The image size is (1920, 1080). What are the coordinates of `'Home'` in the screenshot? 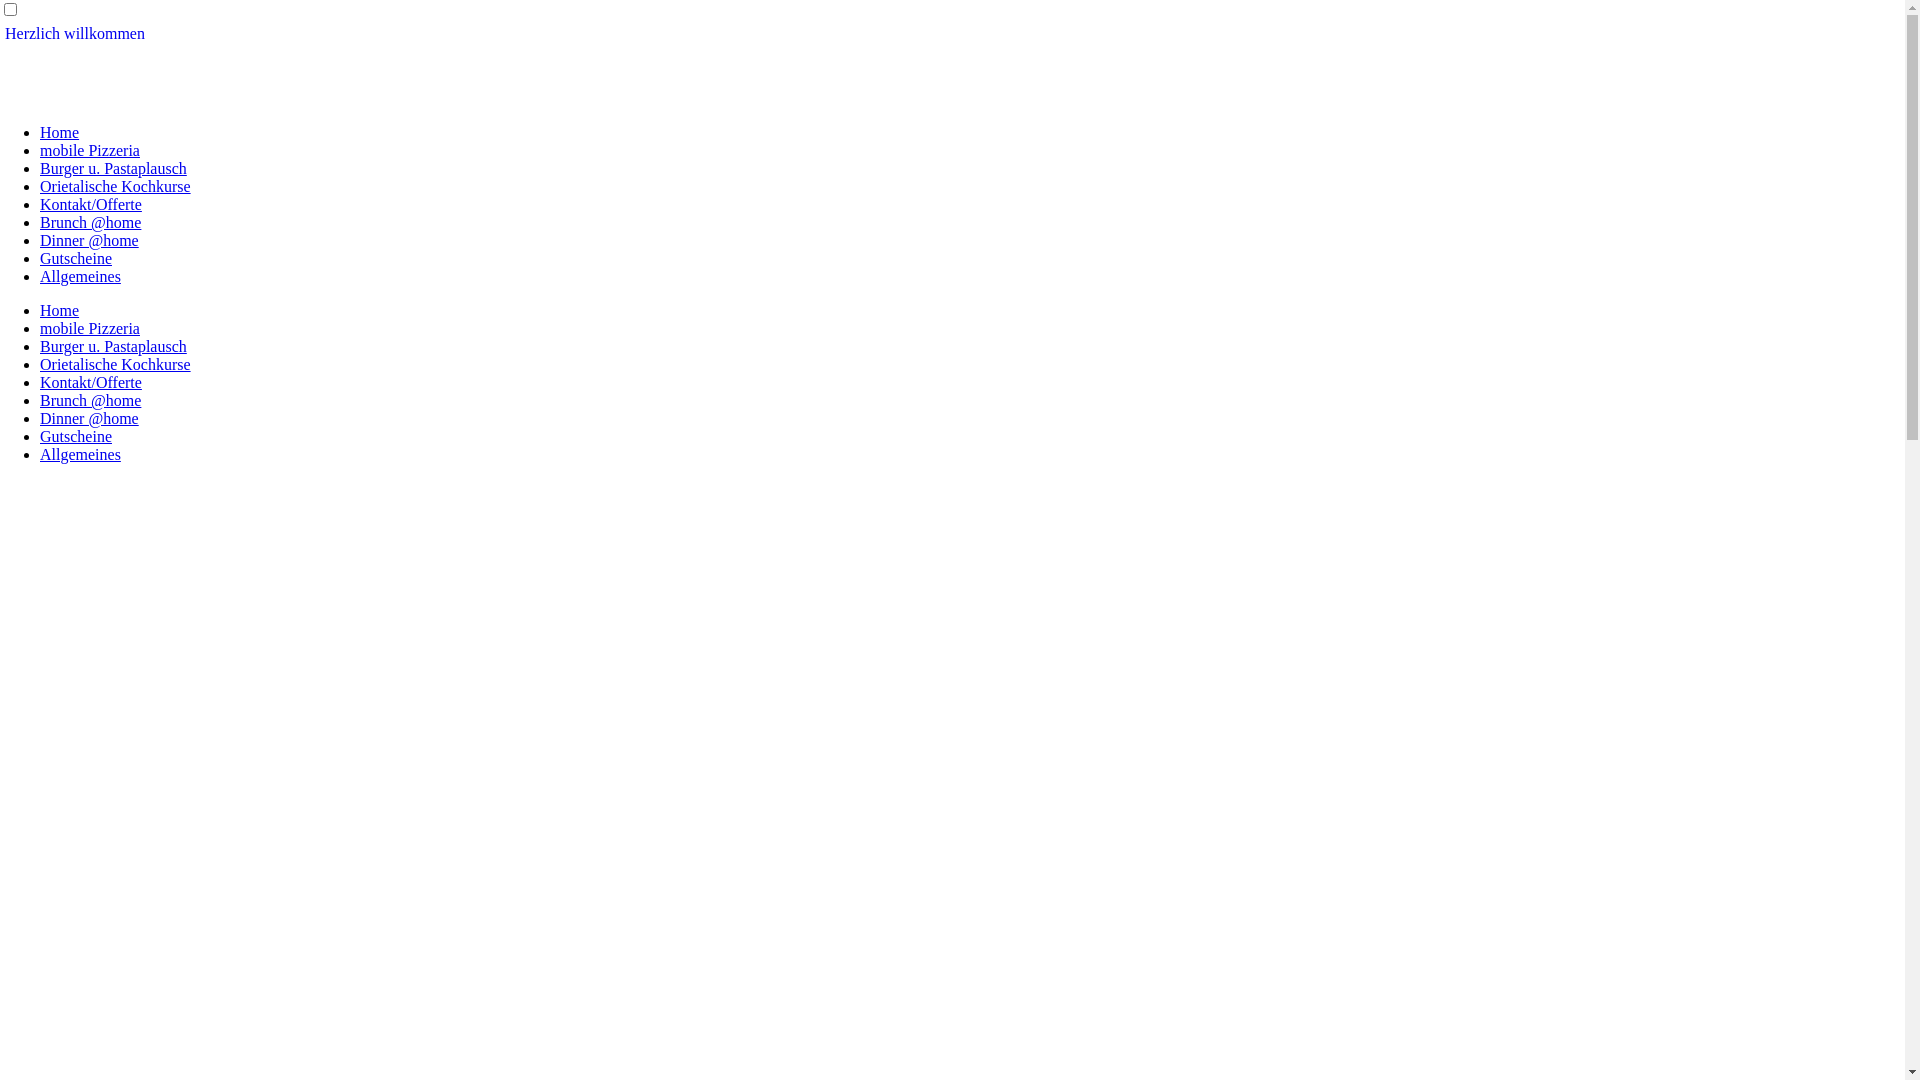 It's located at (59, 310).